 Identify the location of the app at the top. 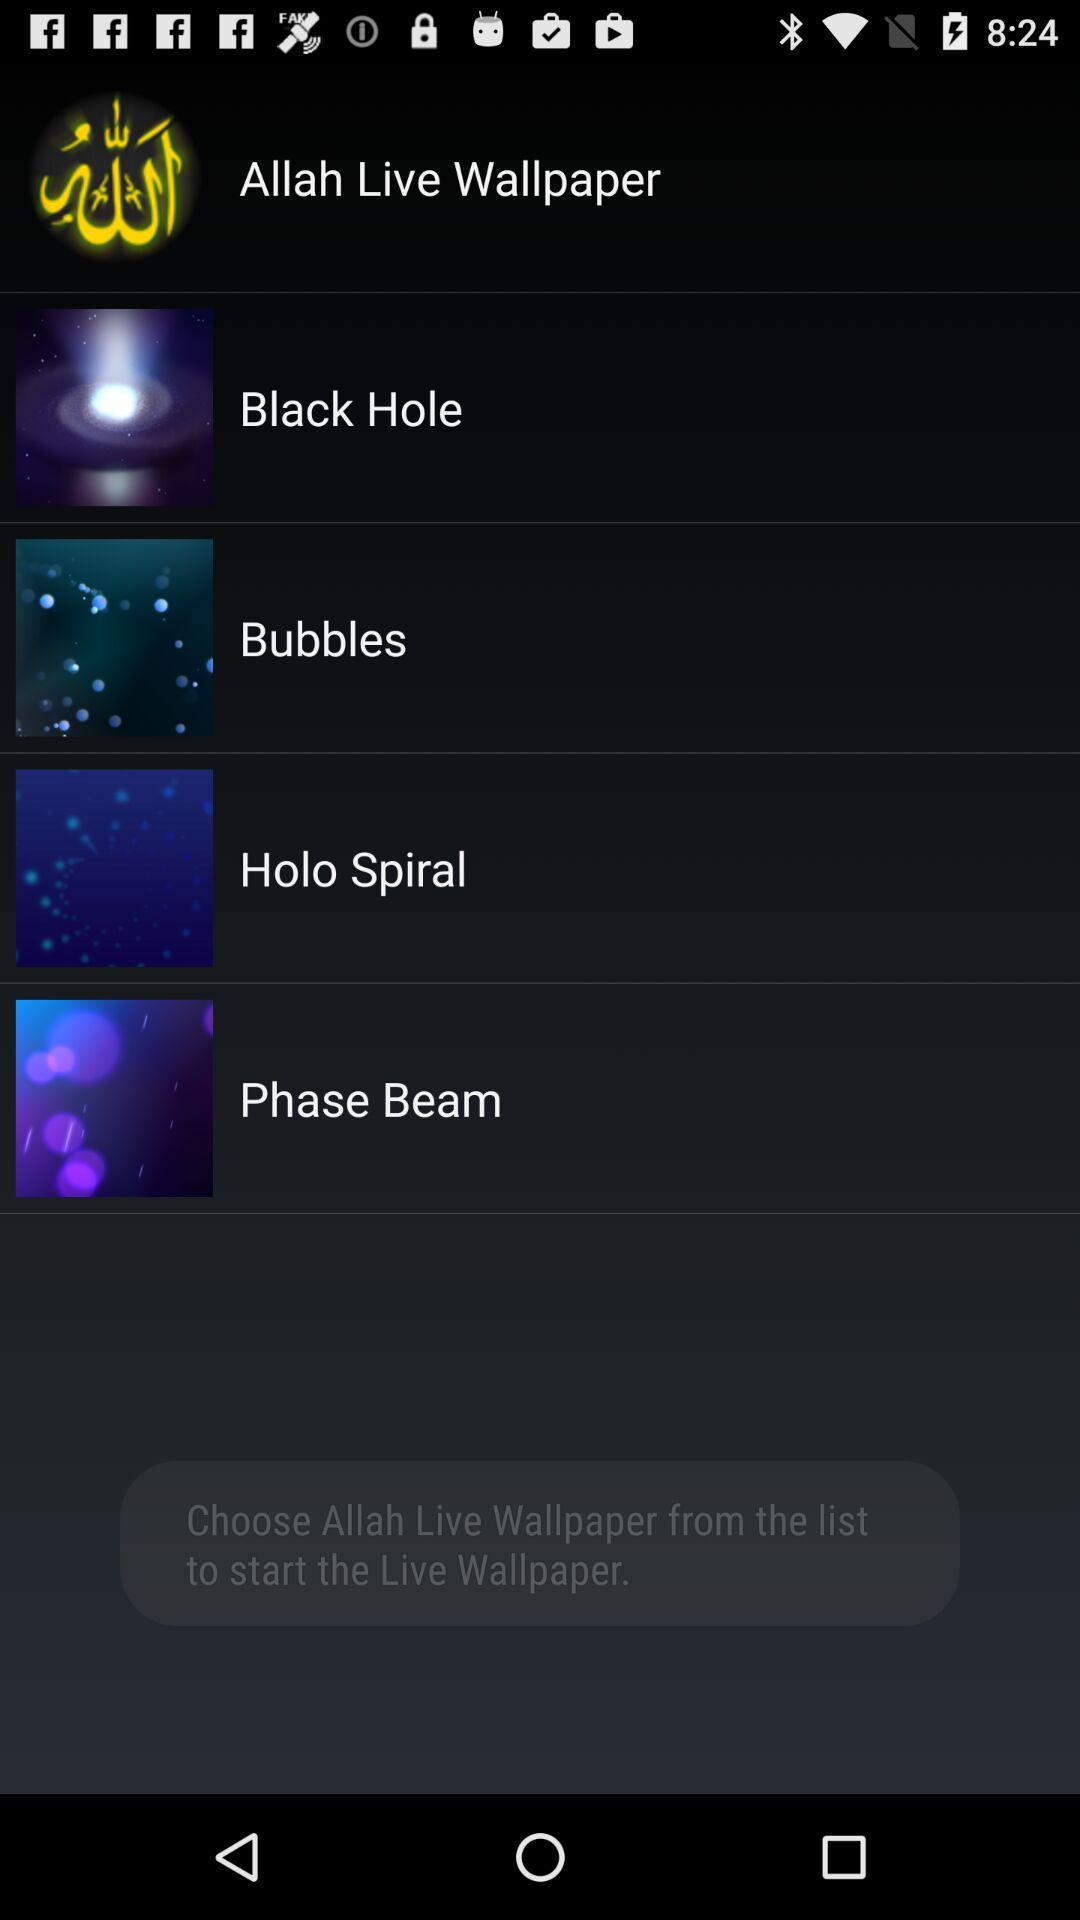
(450, 177).